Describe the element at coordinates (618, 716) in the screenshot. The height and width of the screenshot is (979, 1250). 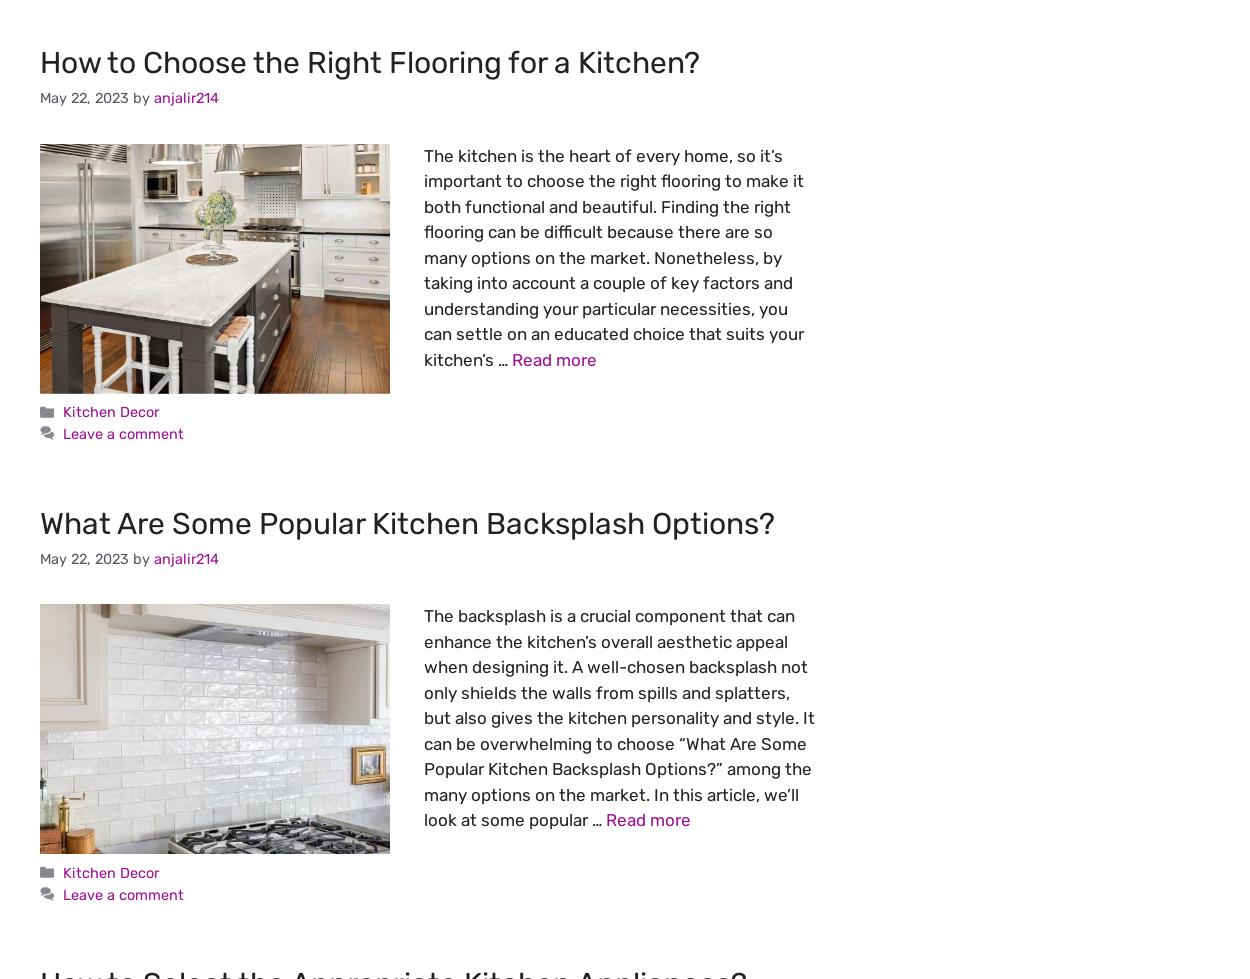
I see `'The backsplash is a crucial component that can enhance the kitchen’s overall aesthetic appeal when designing it. A well-chosen backsplash not only shields the walls from spills and splatters, but also gives the kitchen personality and style. It can be overwhelming to choose “What Are Some Popular Kitchen Backsplash Options?” among the many options on the market. In this article, we’ll look at some popular …'` at that location.